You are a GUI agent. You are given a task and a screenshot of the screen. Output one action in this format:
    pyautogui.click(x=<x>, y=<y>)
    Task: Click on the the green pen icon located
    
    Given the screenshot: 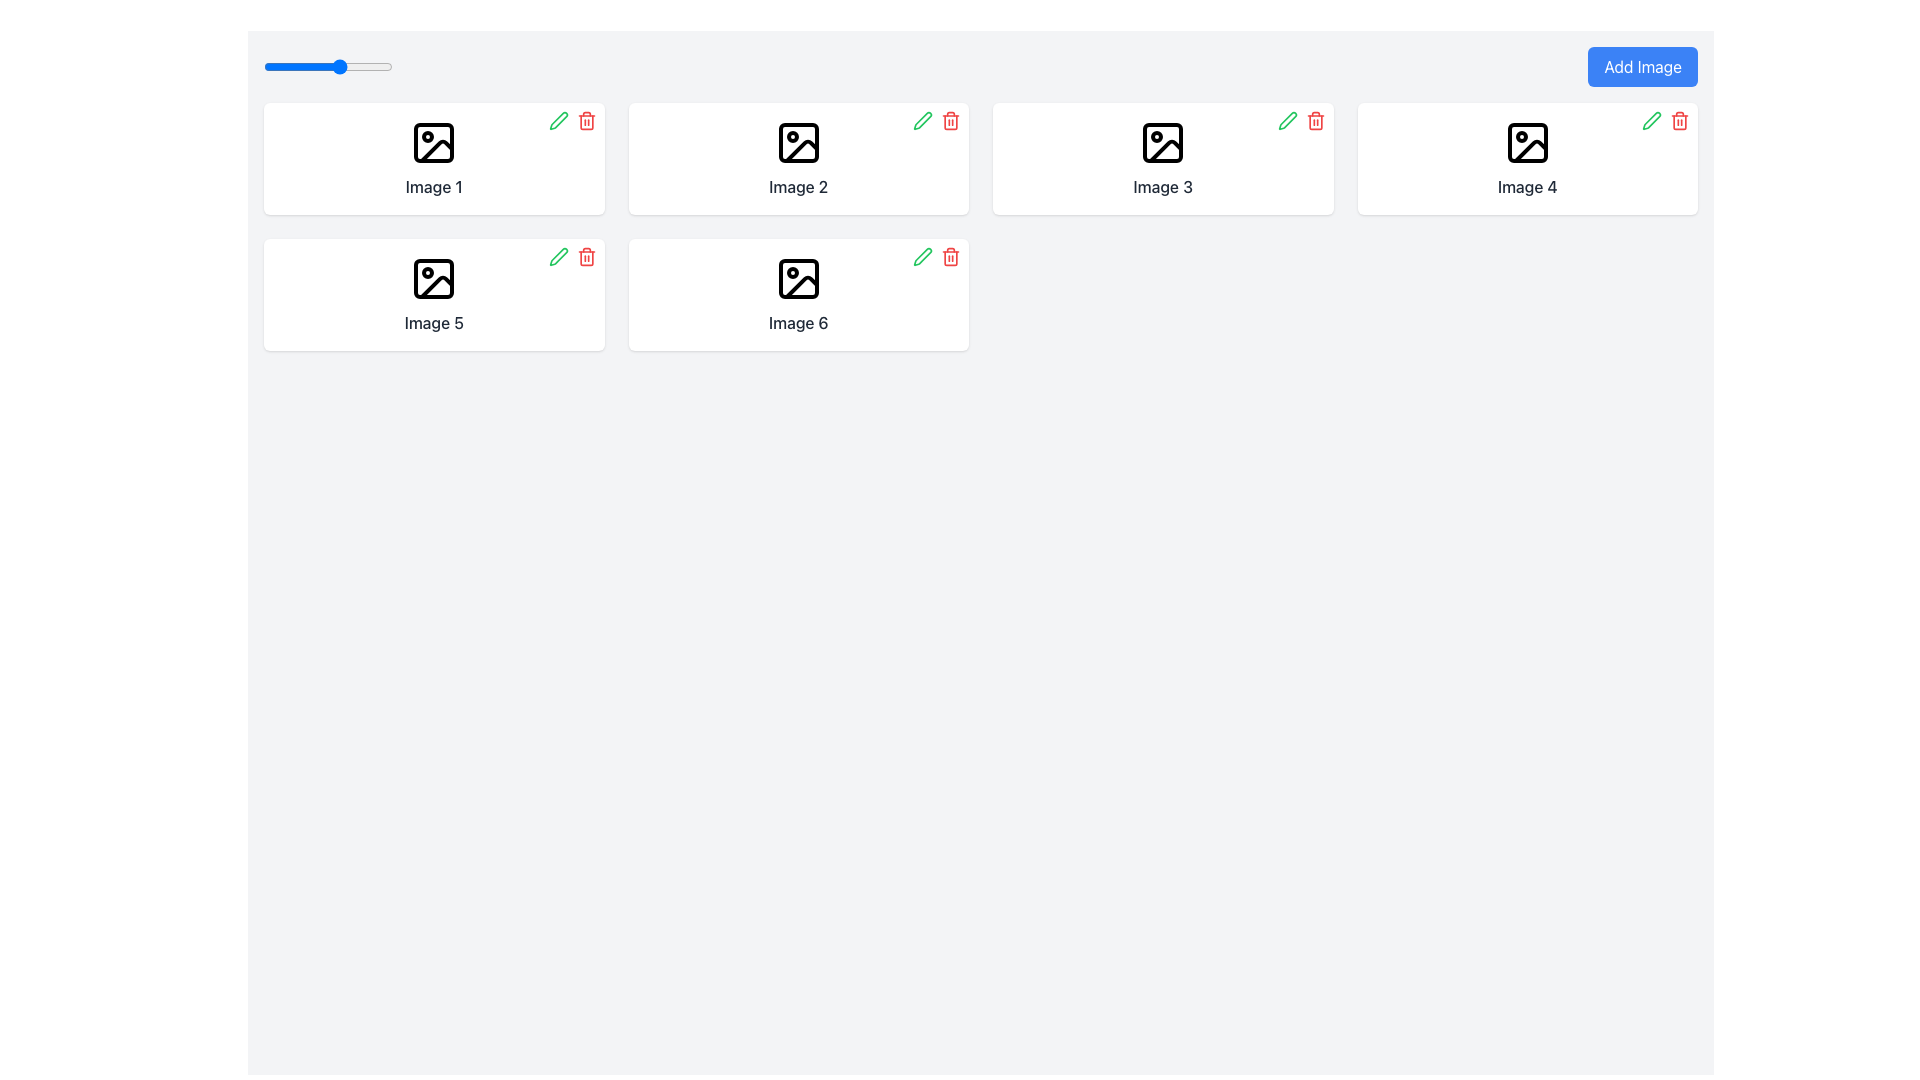 What is the action you would take?
    pyautogui.click(x=921, y=120)
    